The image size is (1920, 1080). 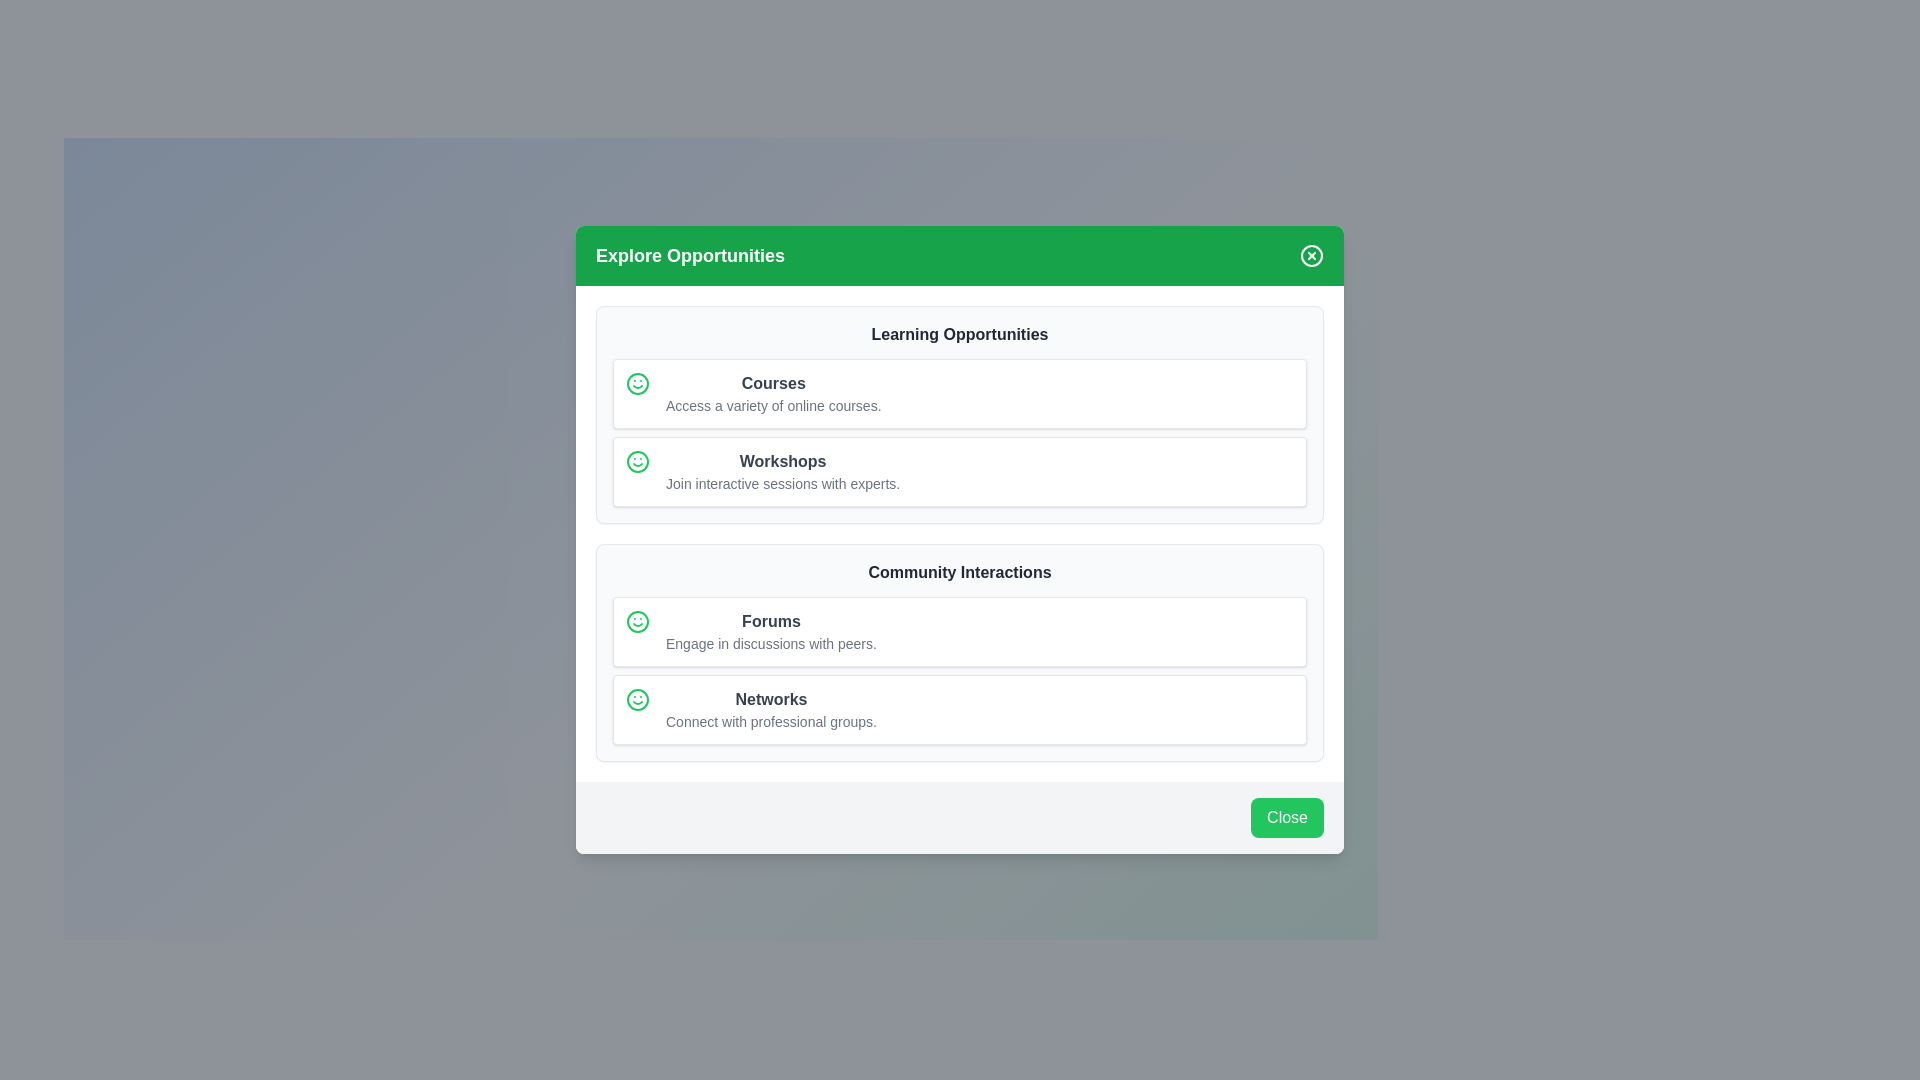 I want to click on the close button located at the top-right corner of the 'Explore Opportunities' panel, so click(x=1311, y=254).